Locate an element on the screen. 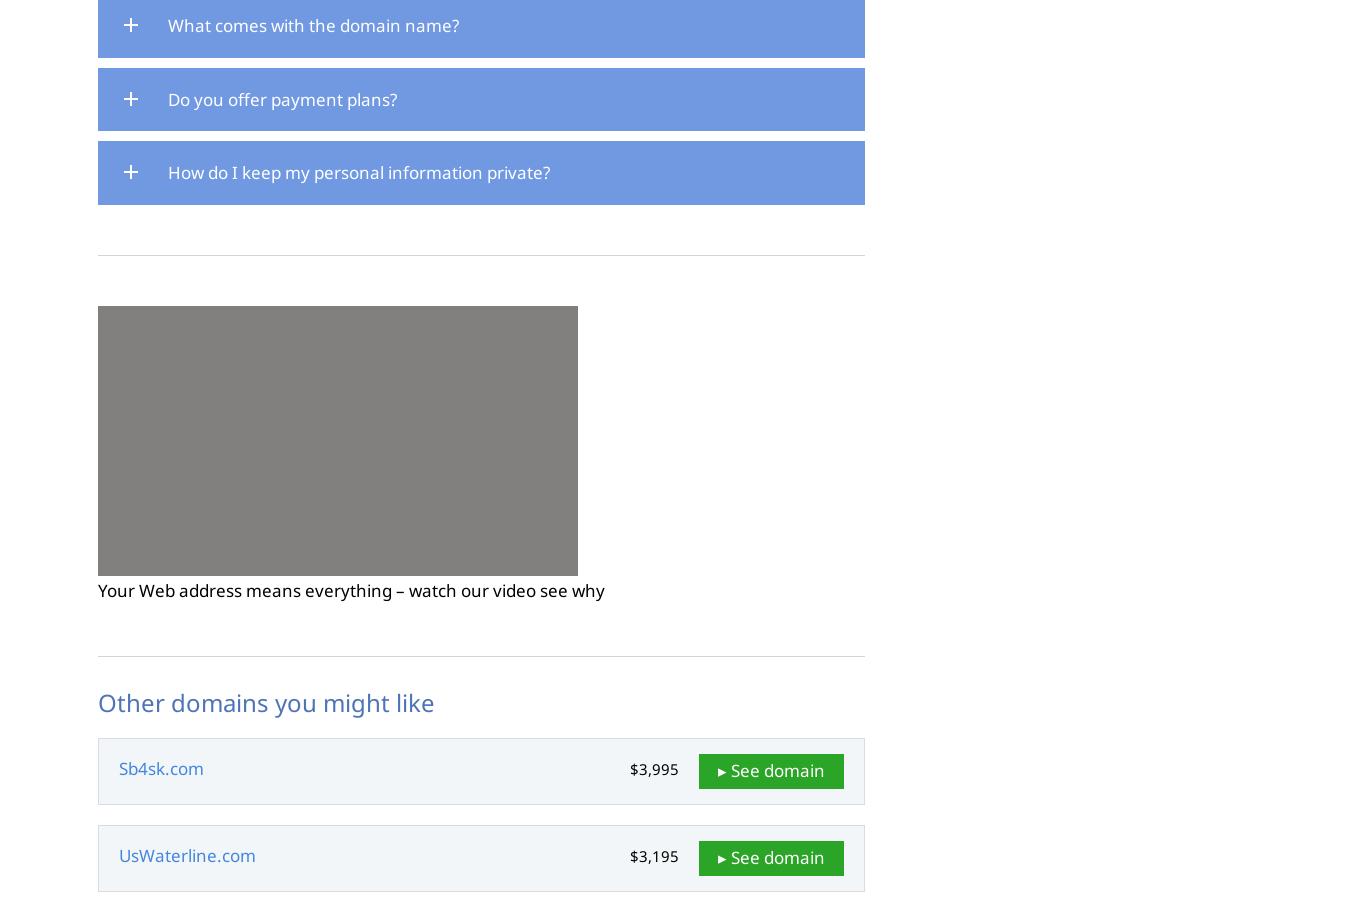 This screenshot has width=1366, height=903. '$3,195' is located at coordinates (653, 856).